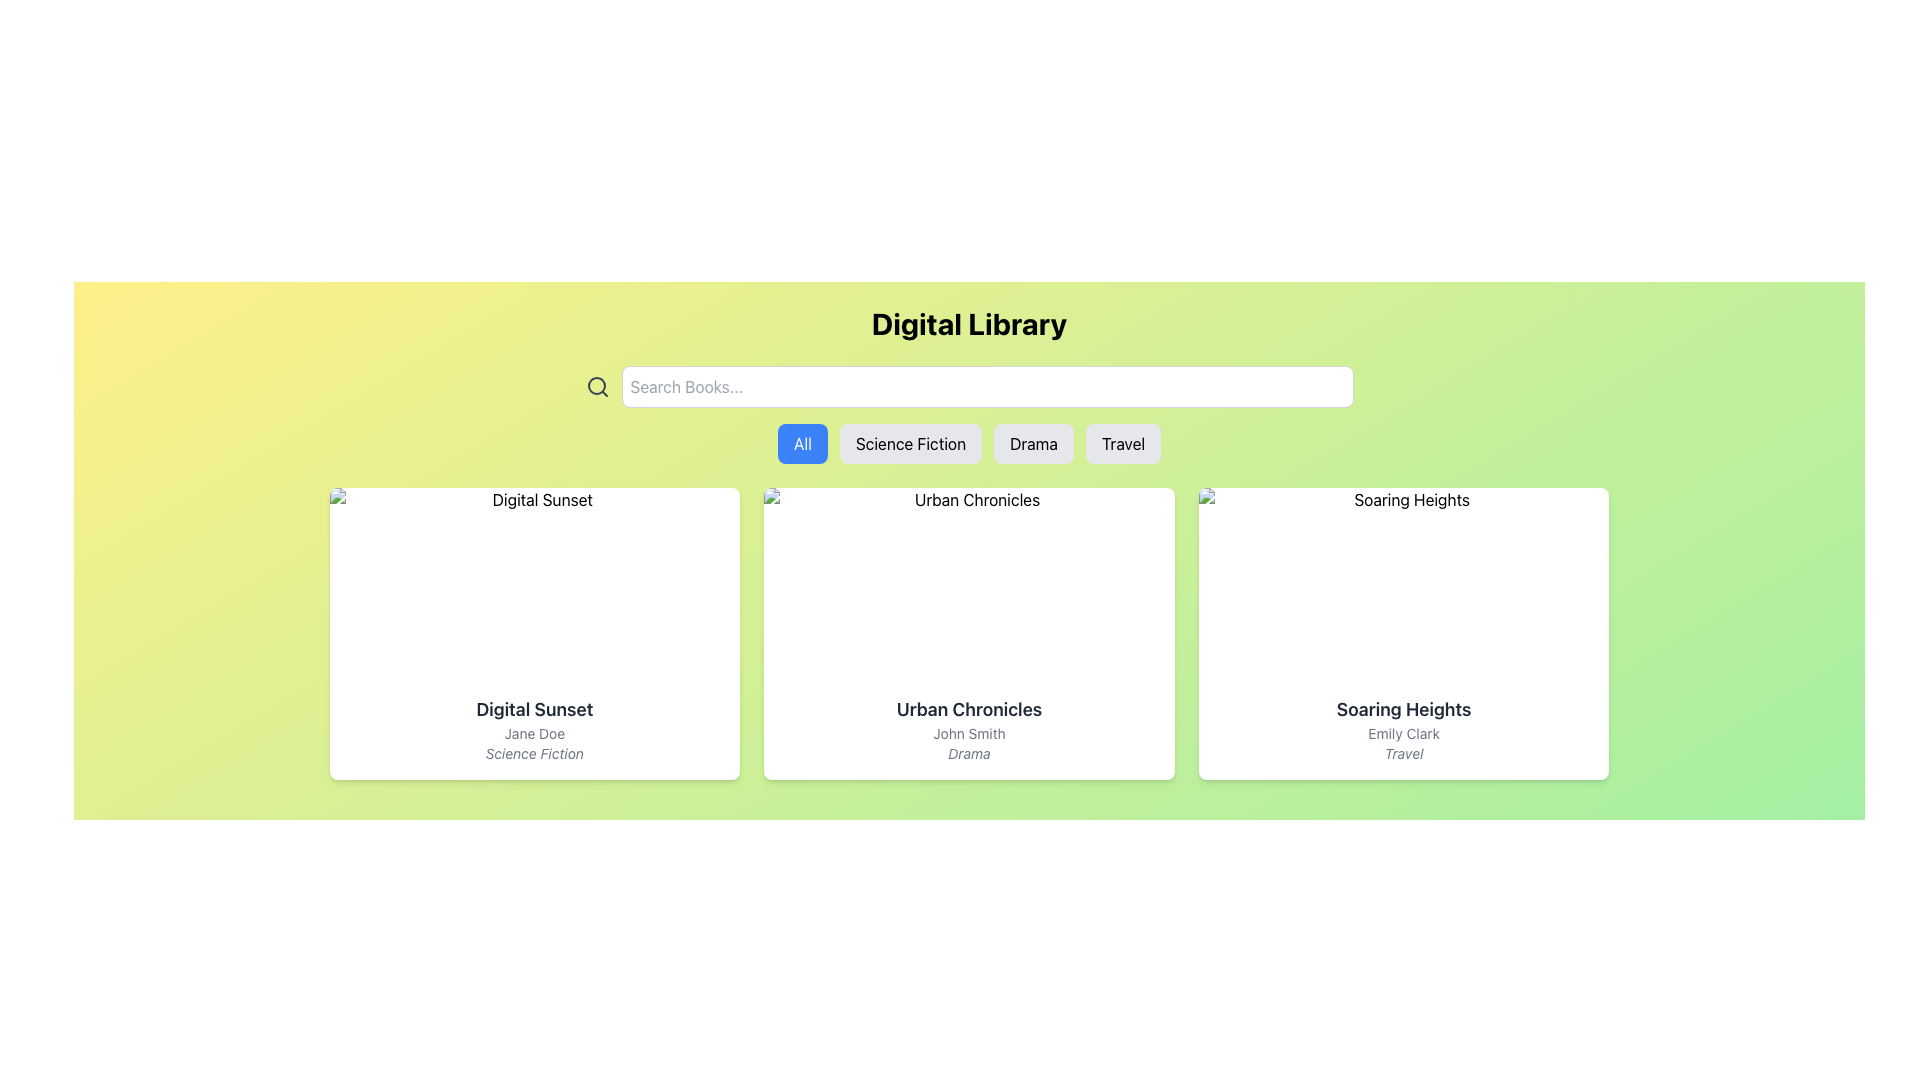 This screenshot has width=1920, height=1080. I want to click on the blue button labeled 'All' to observe its hover effect, which is the leftmost button in a row of category buttons positioned below the search bar, so click(802, 442).